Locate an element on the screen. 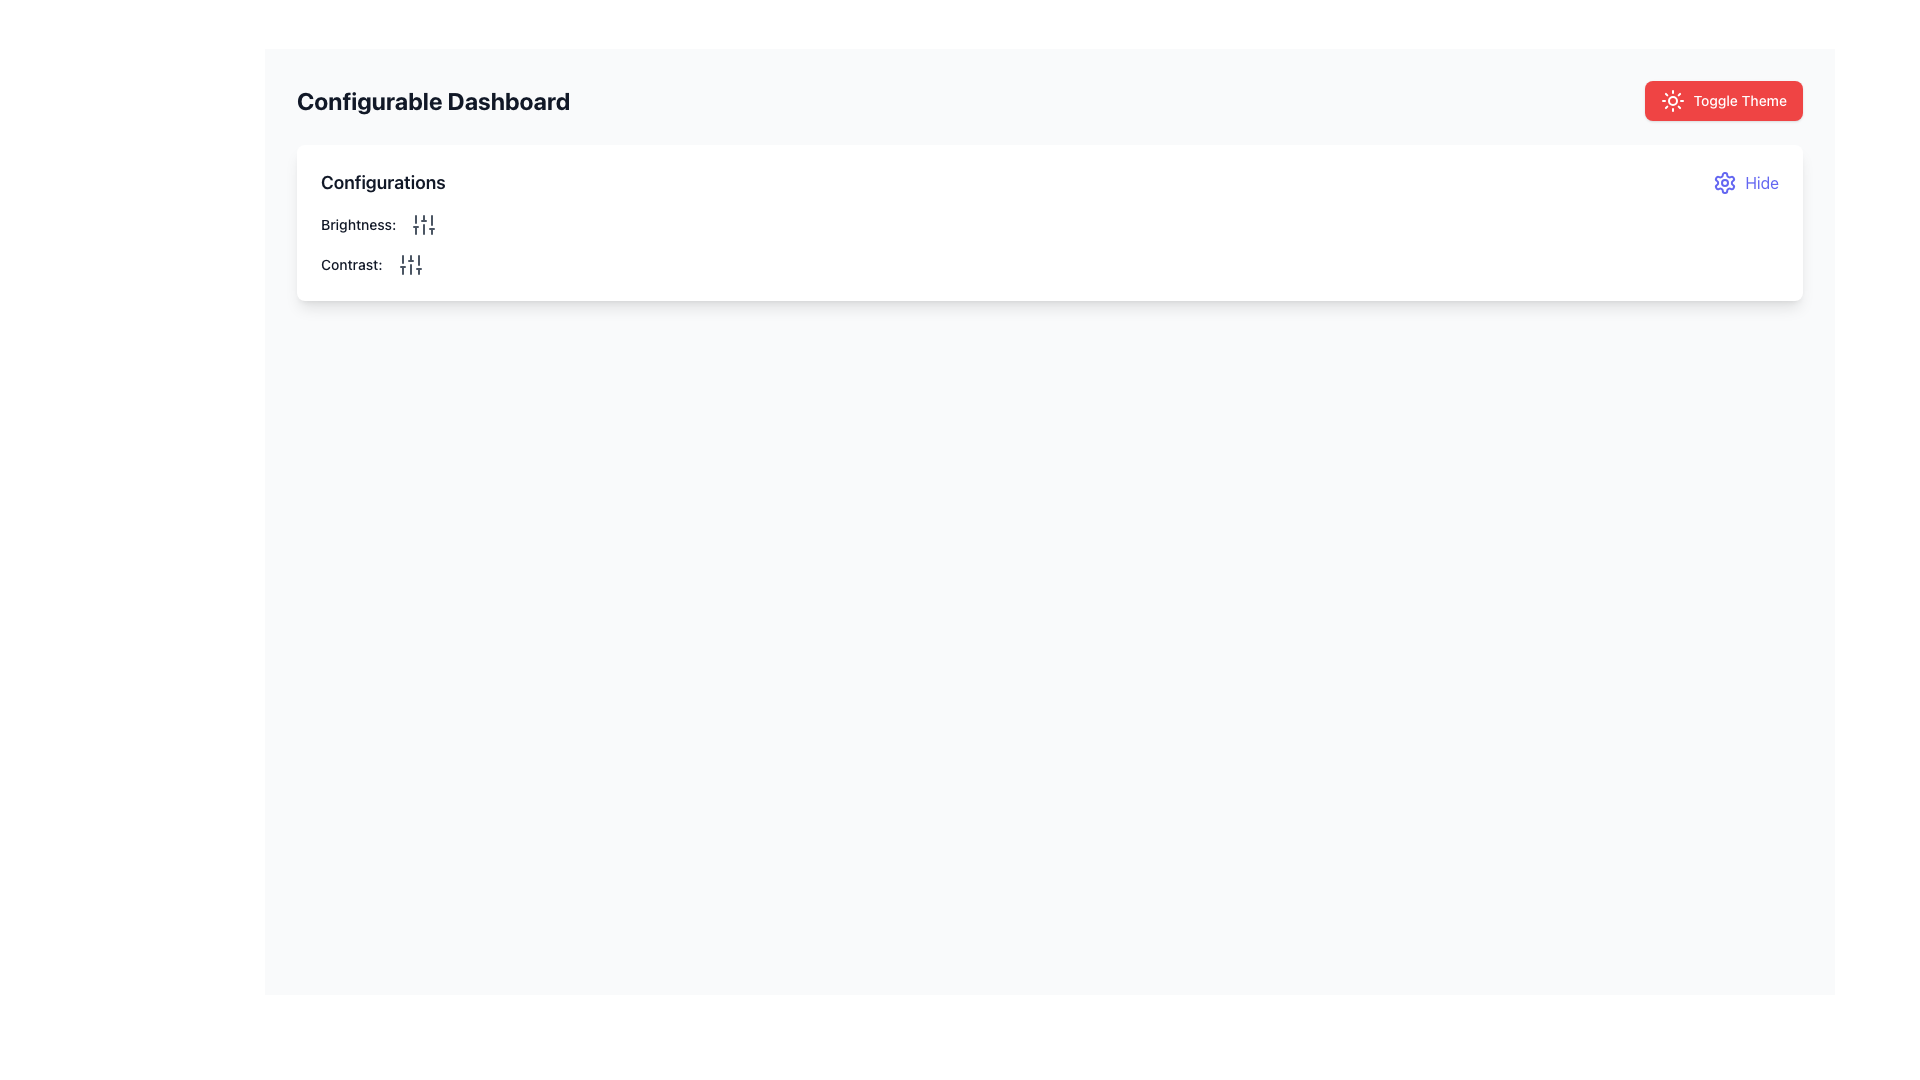 The width and height of the screenshot is (1920, 1080). the 'Toggle Theme' button with a red background and white text, located in the top-right corner of the 'Configurable Dashboard' interface is located at coordinates (1723, 100).